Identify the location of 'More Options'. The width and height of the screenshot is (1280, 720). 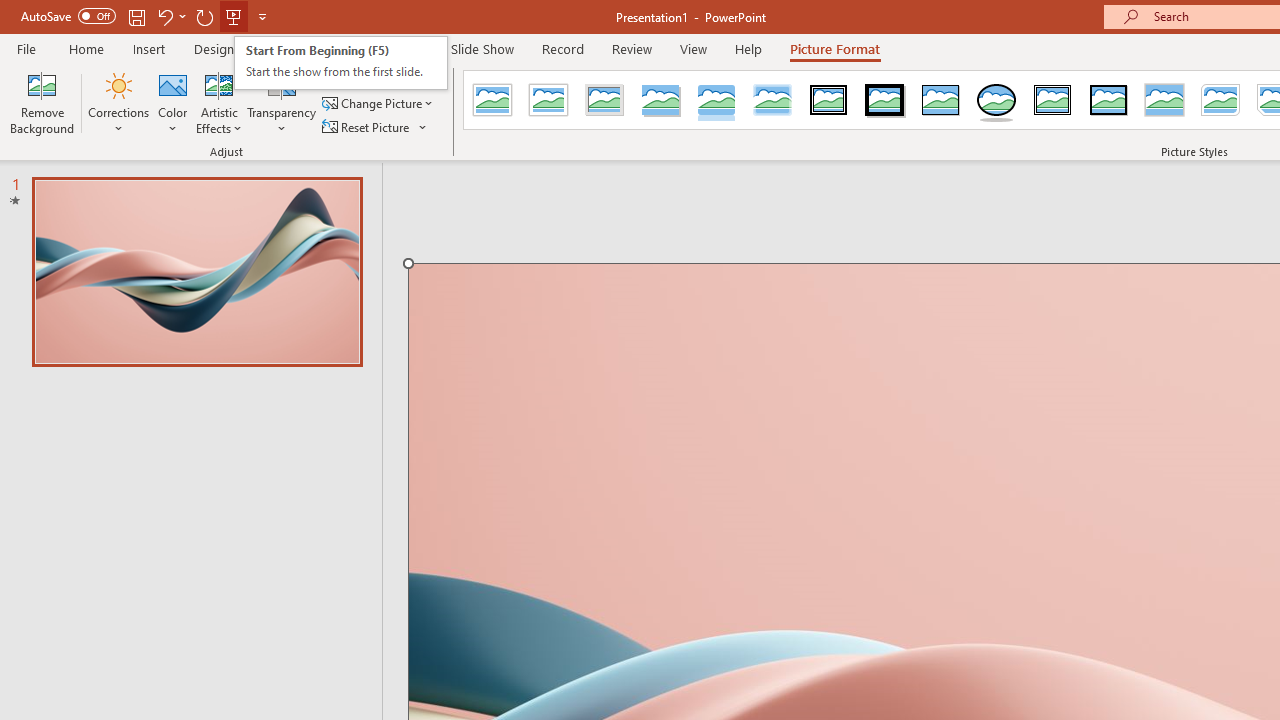
(423, 127).